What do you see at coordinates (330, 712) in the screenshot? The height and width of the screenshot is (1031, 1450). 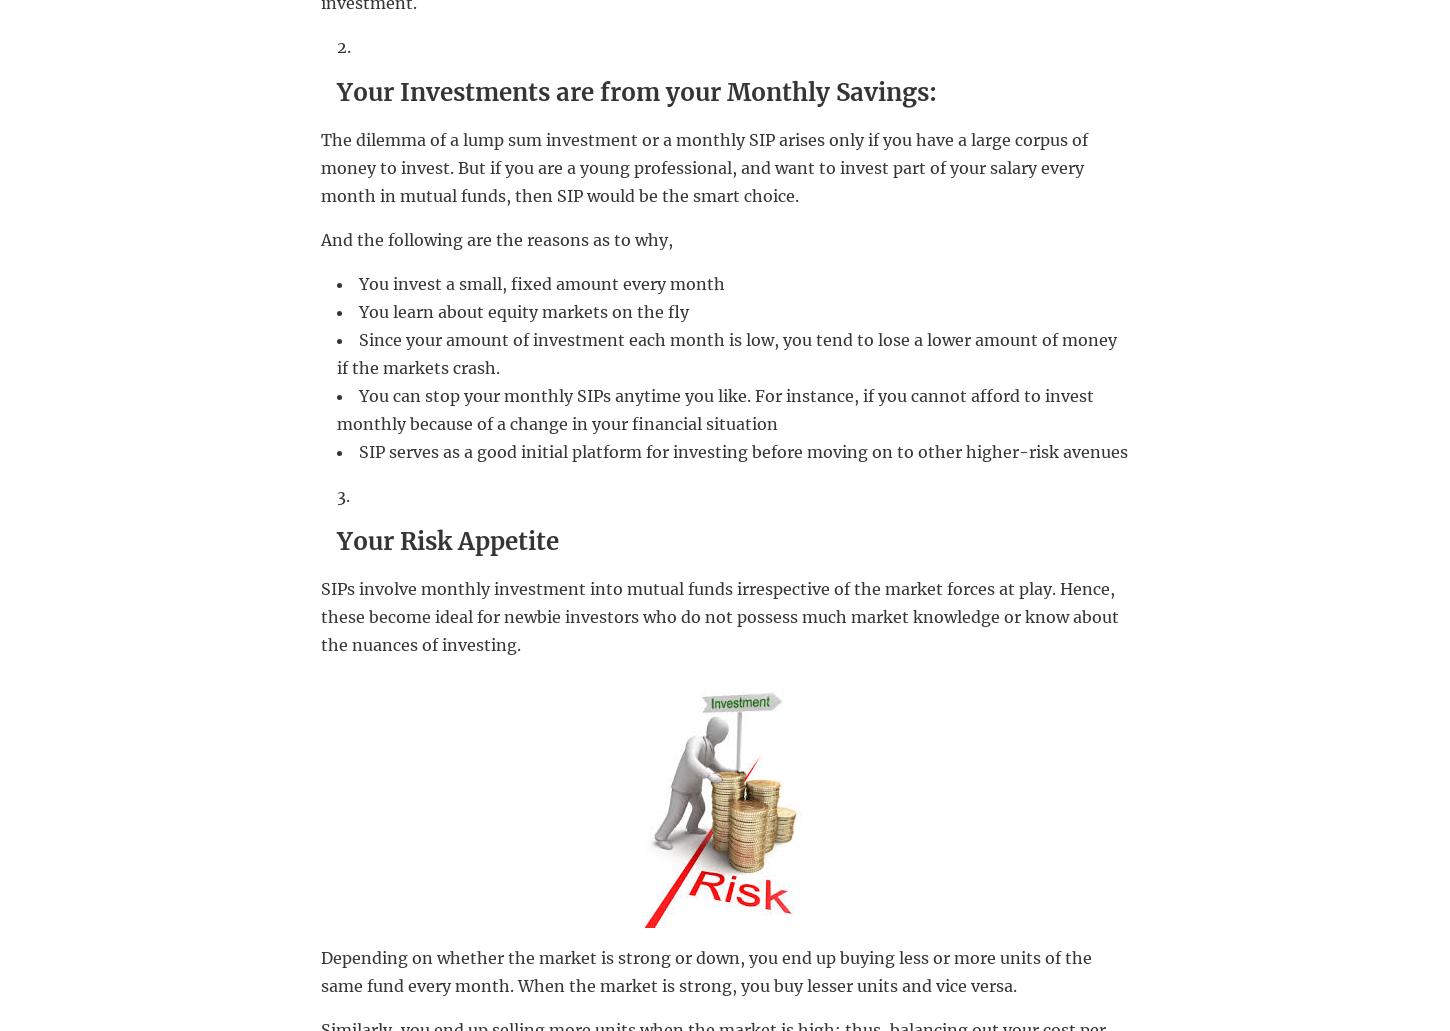 I see `'Delete Wechat Account ID'` at bounding box center [330, 712].